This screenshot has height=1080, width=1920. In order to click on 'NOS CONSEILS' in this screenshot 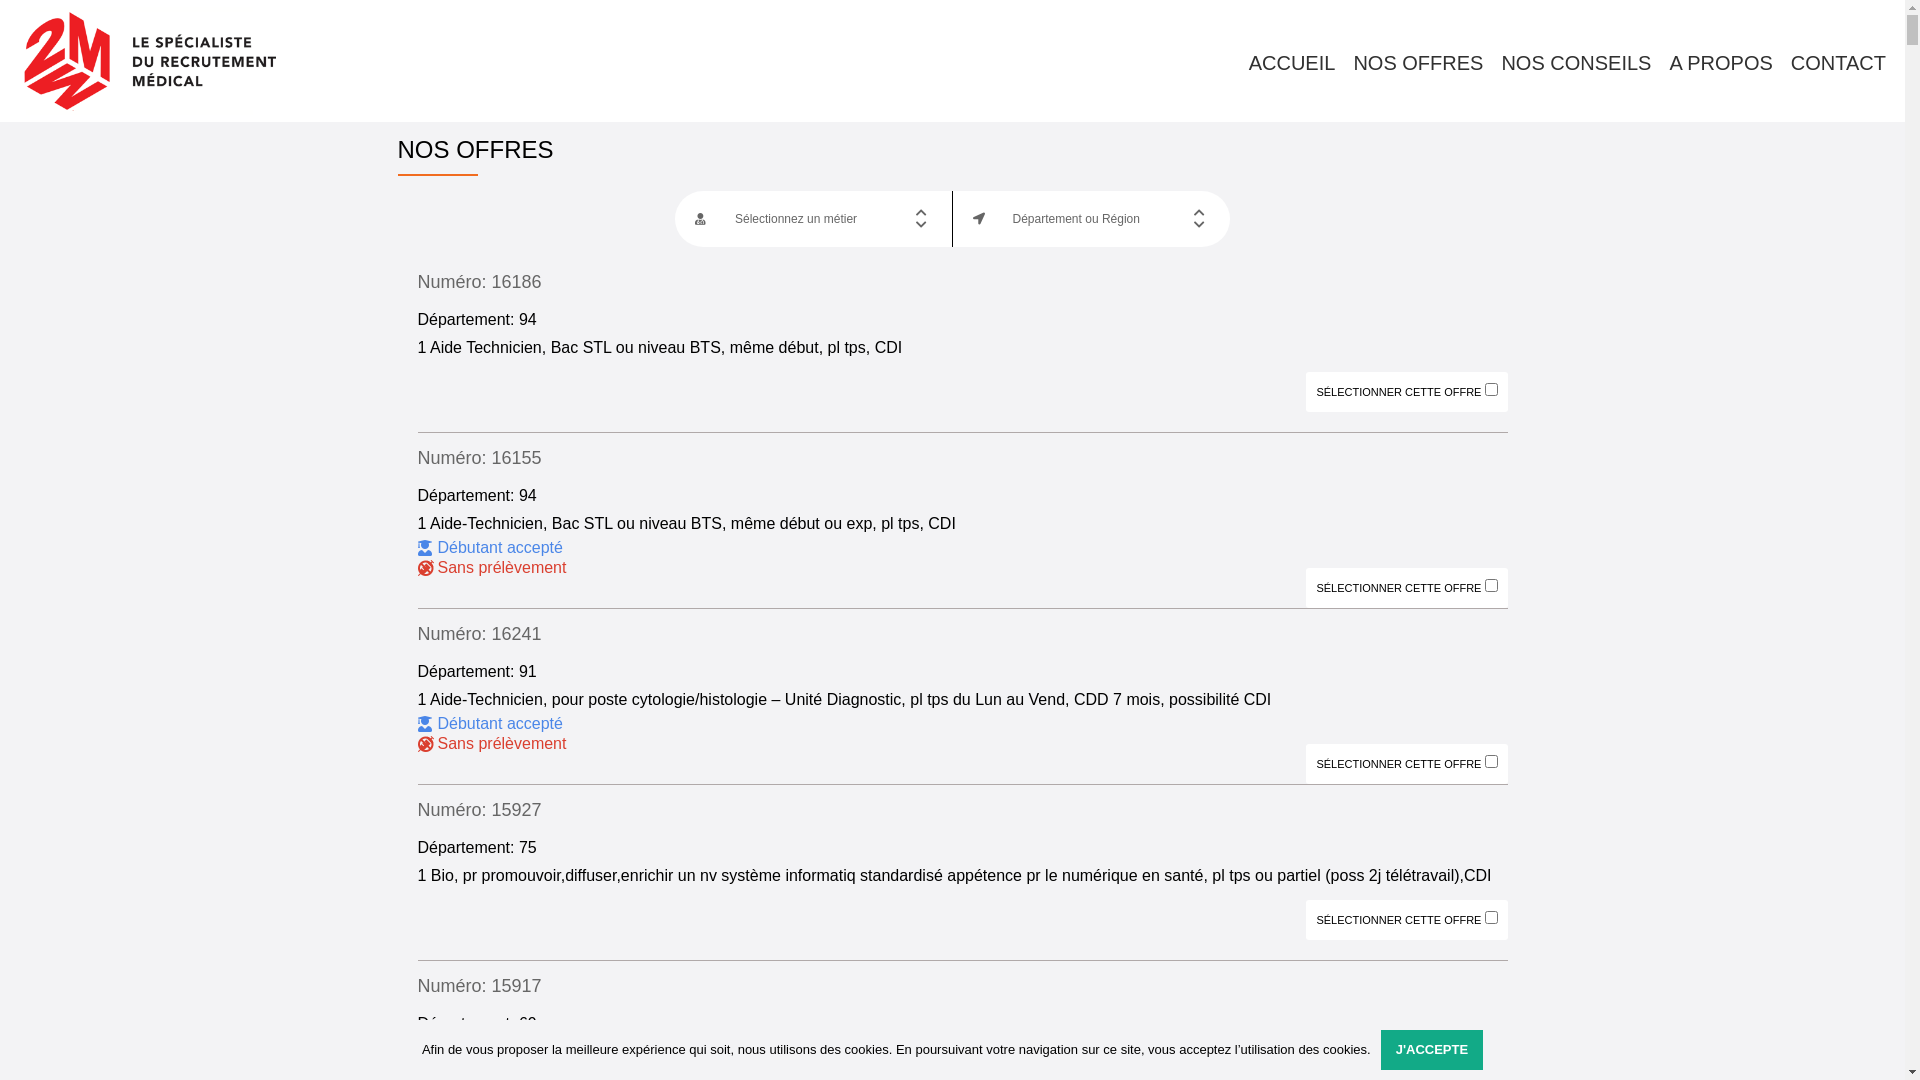, I will do `click(1574, 61)`.